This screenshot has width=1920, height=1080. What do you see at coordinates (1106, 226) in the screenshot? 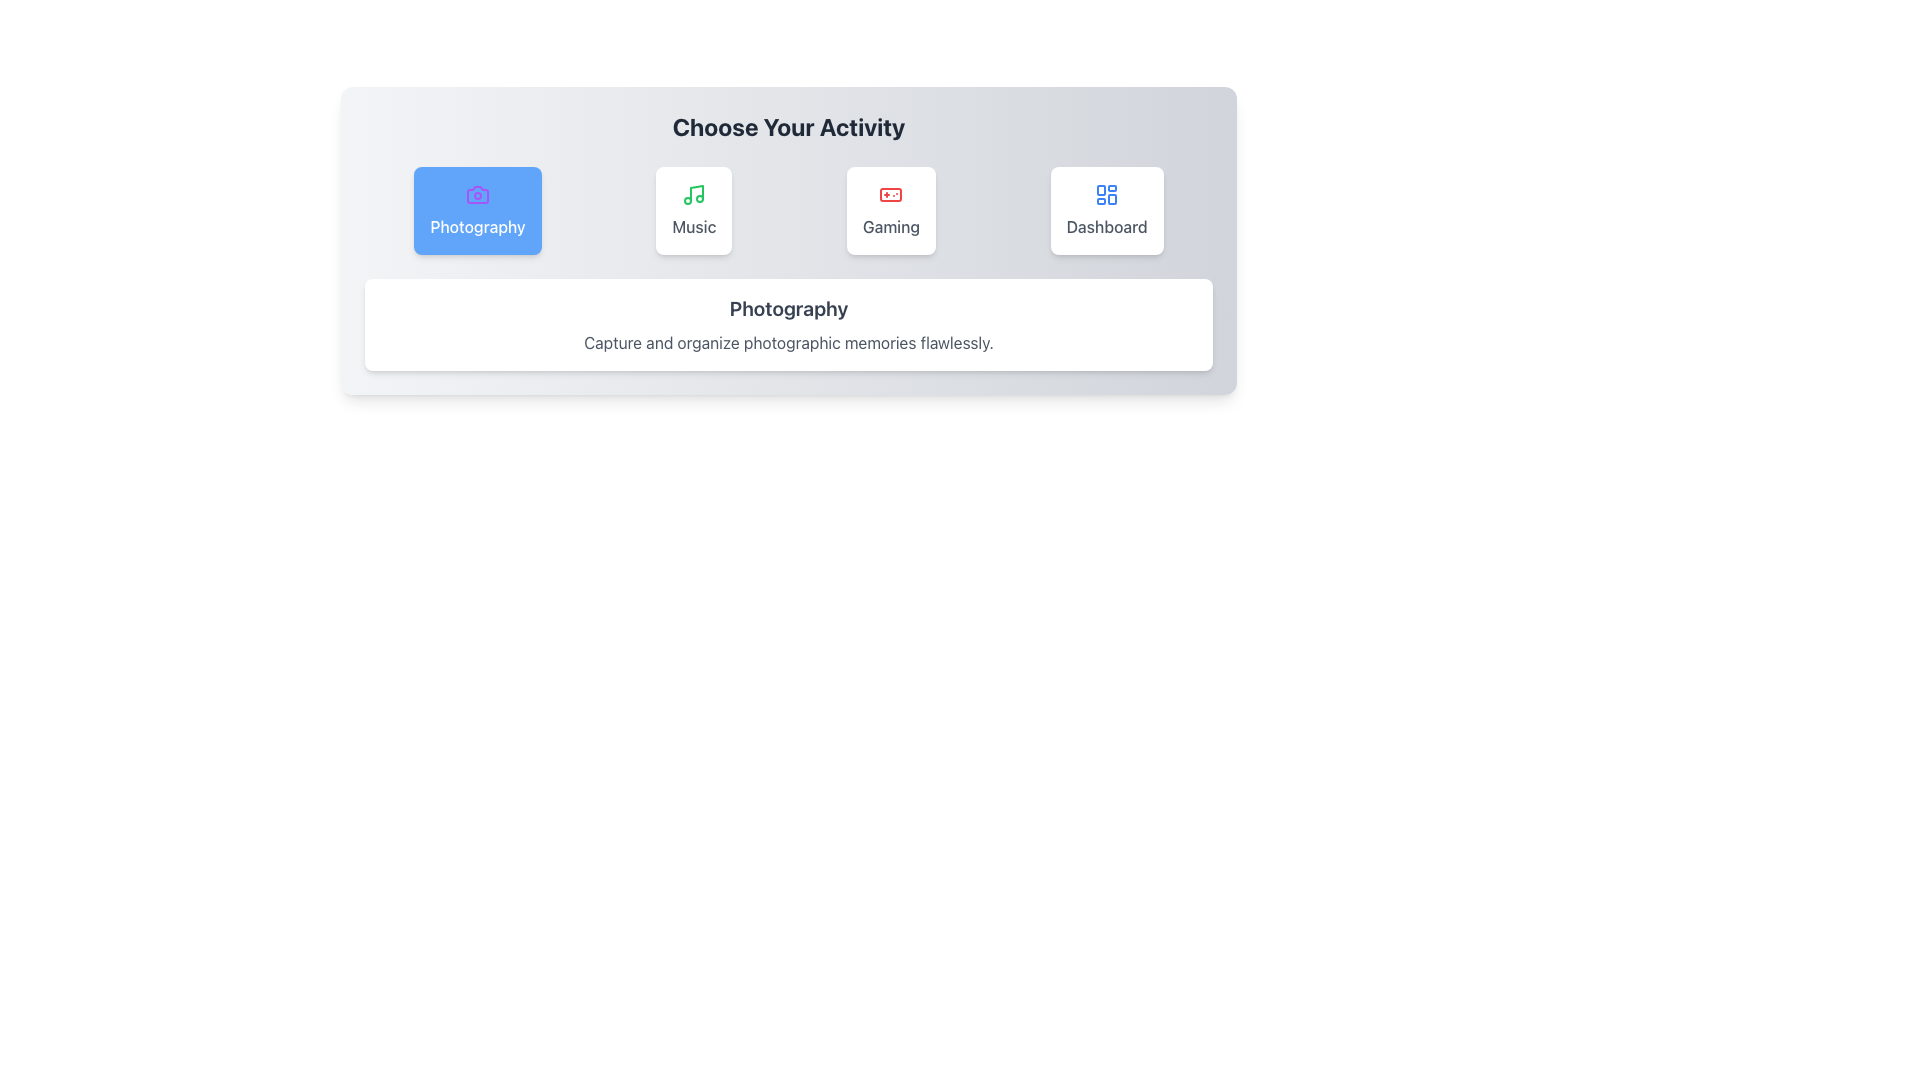
I see `the text label reading 'Dashboard', which is styled with a medium-weight font and dark gray color, located below the dashboard icon within a white rounded rectangle` at bounding box center [1106, 226].